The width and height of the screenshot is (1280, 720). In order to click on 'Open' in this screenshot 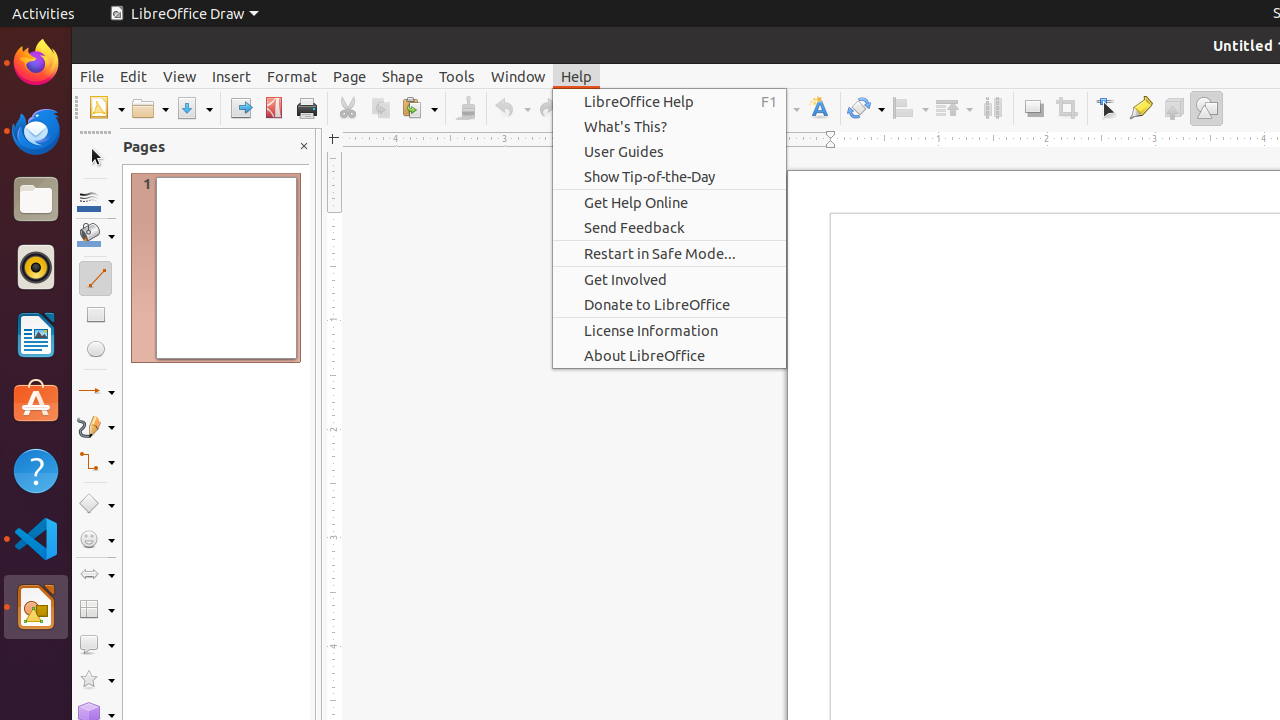, I will do `click(149, 108)`.